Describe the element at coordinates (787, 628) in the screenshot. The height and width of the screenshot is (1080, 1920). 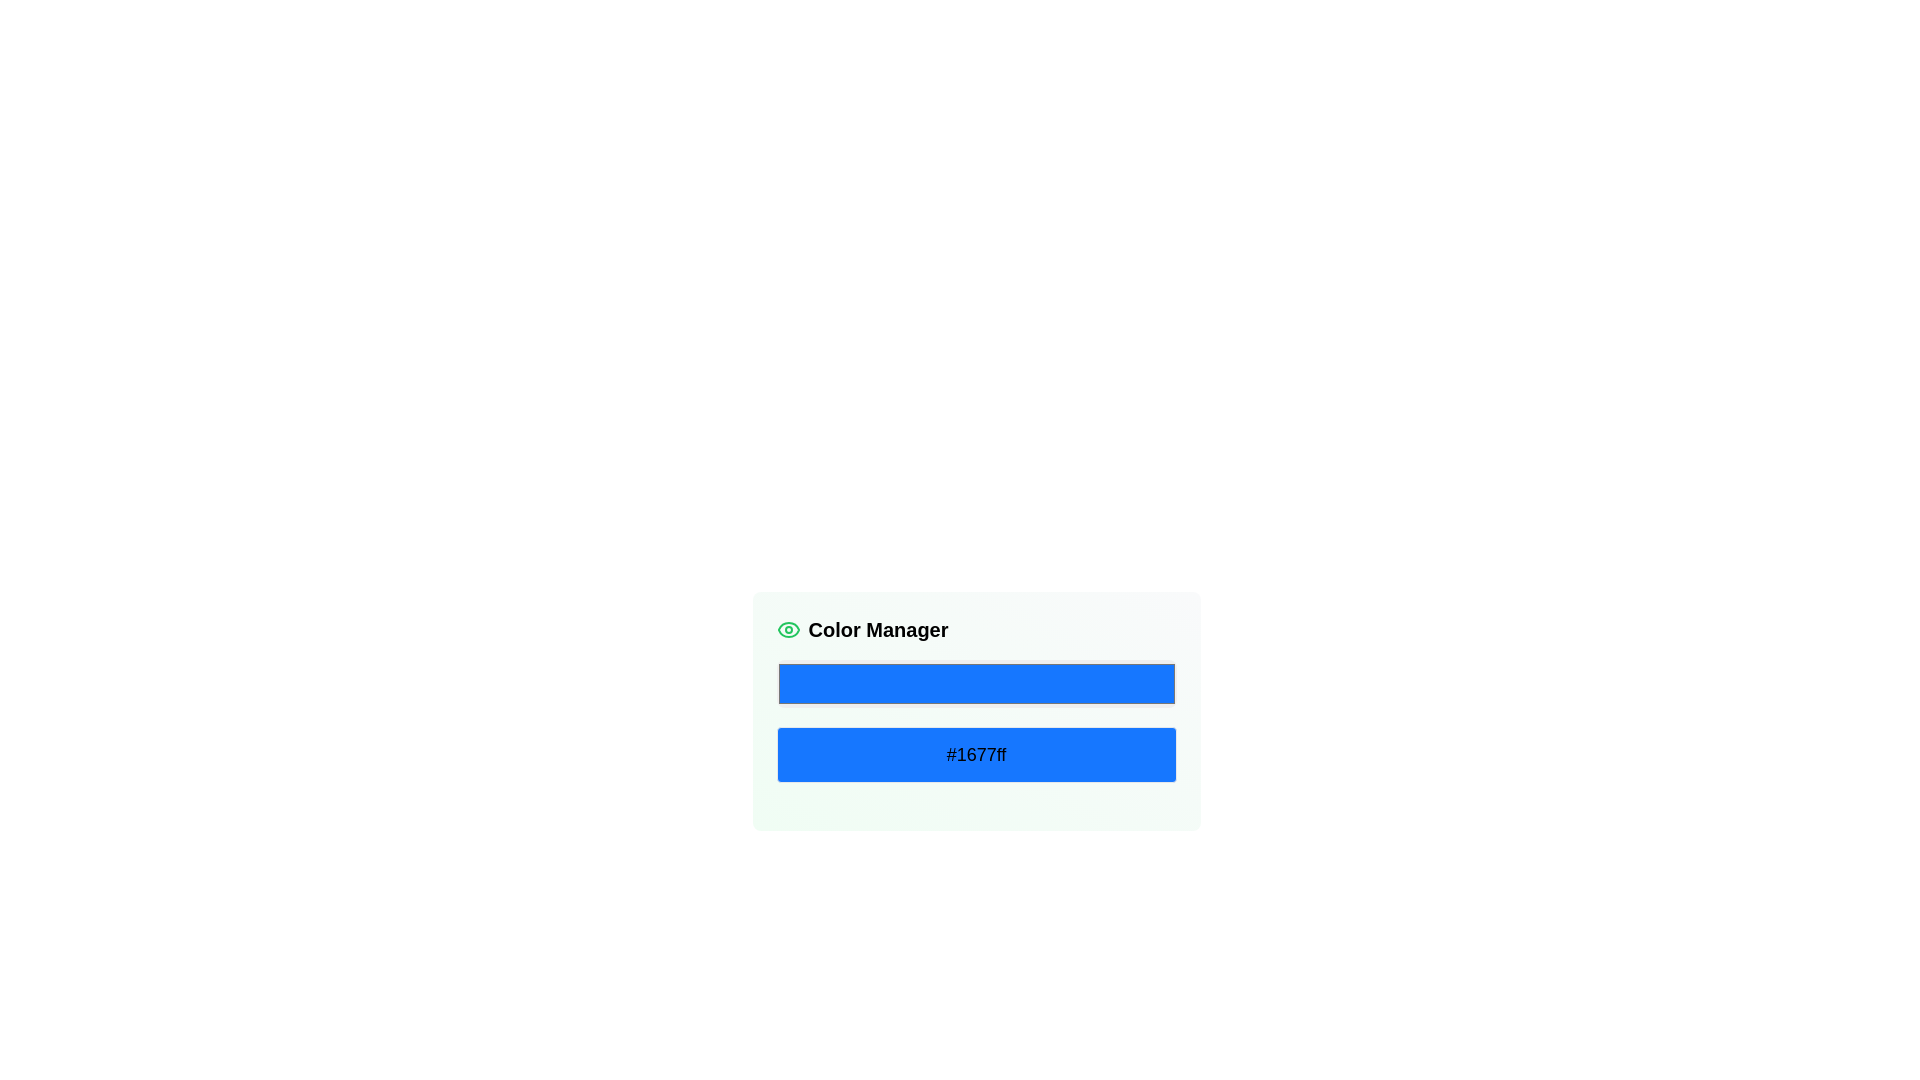
I see `the eye-shaped icon with a green outline located in the top-left corner of the 'Color Manager' panel, positioned directly before the title text` at that location.